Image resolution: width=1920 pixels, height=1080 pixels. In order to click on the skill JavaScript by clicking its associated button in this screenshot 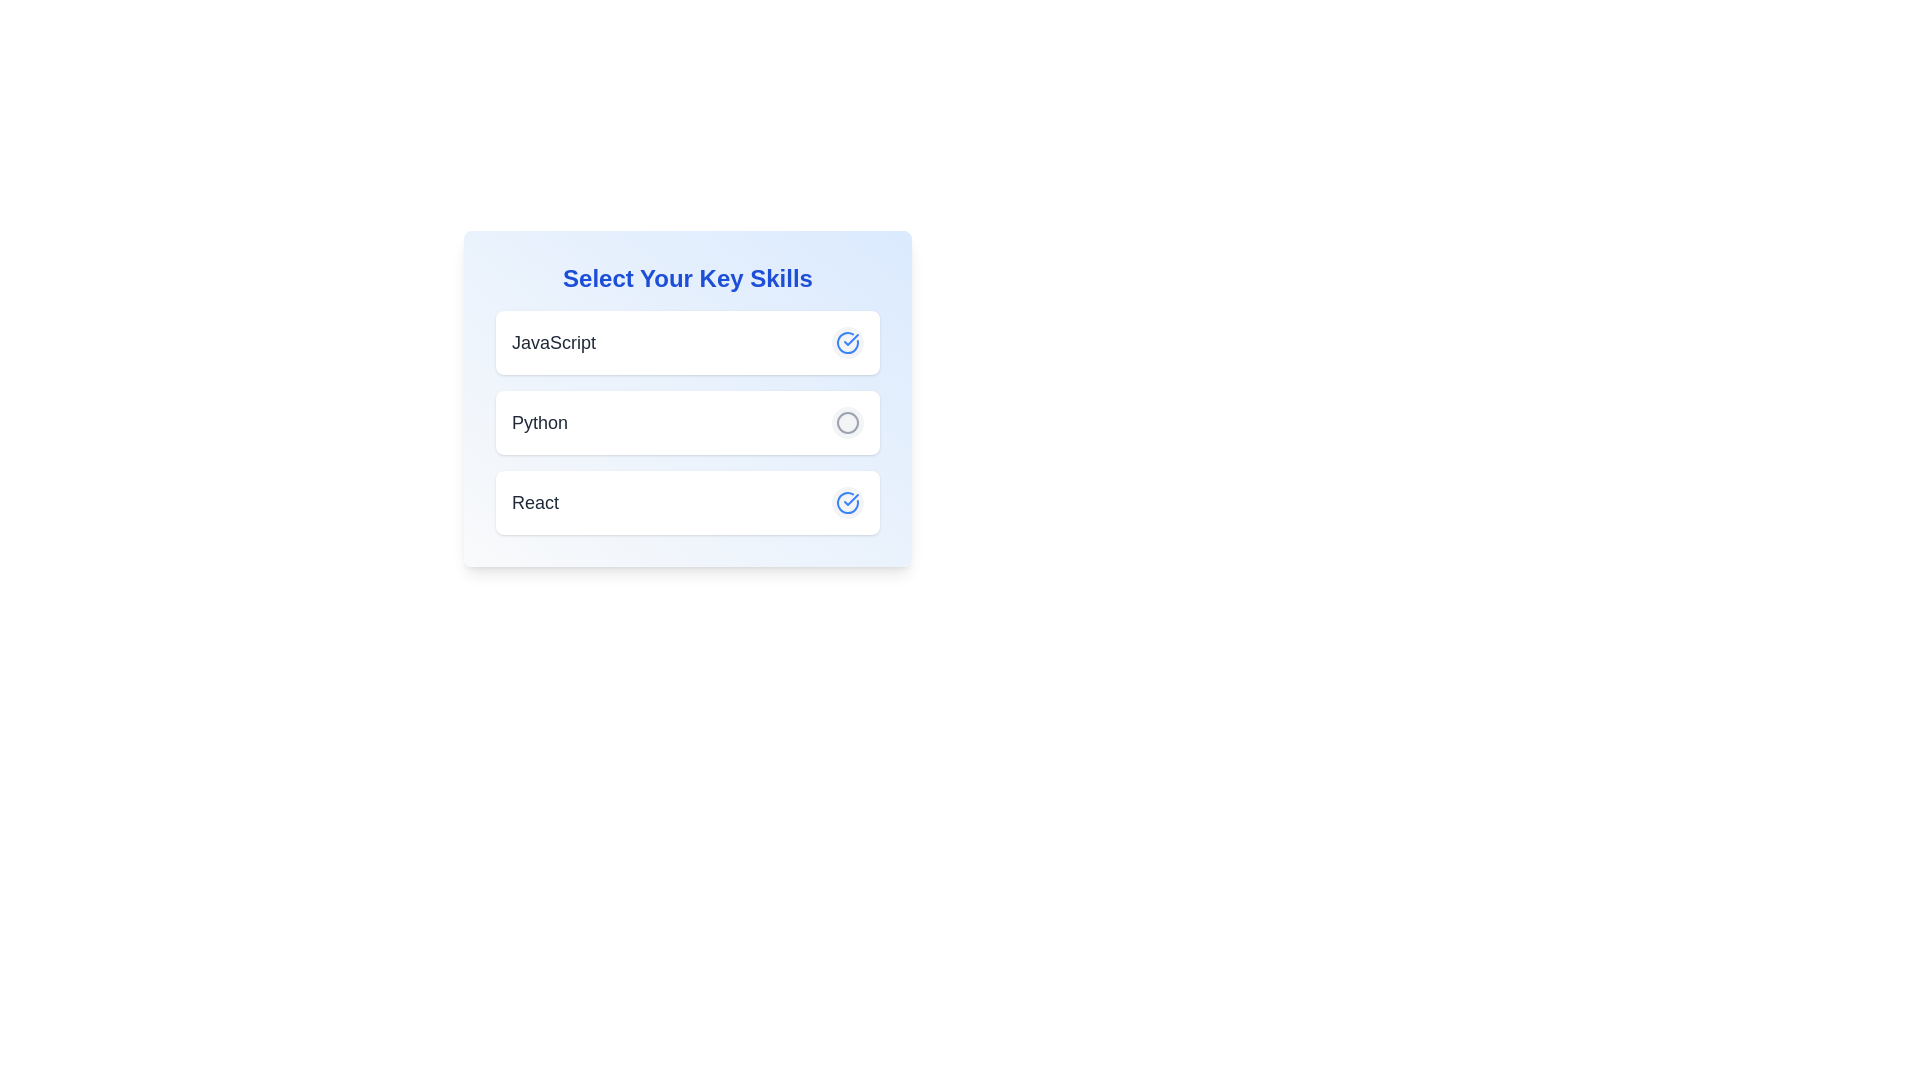, I will do `click(848, 342)`.